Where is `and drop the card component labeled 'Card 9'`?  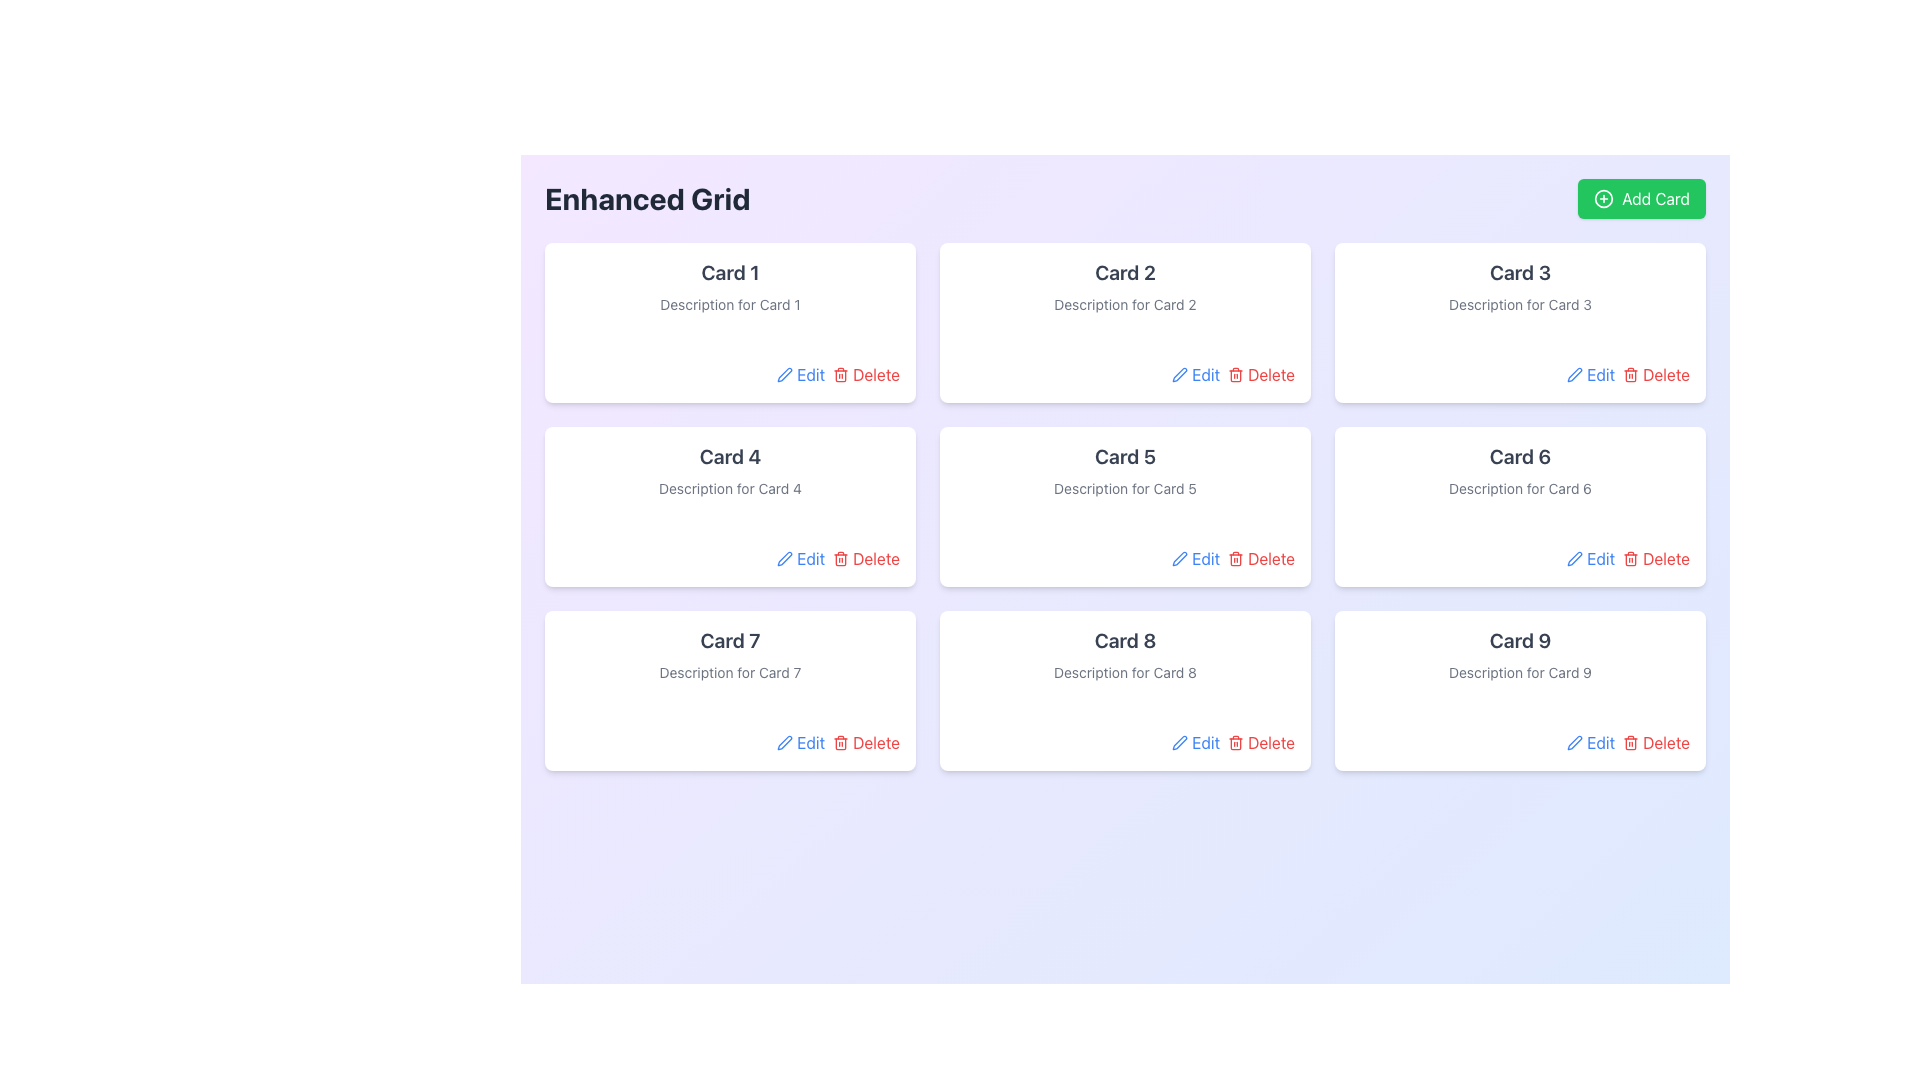
and drop the card component labeled 'Card 9' is located at coordinates (1520, 689).